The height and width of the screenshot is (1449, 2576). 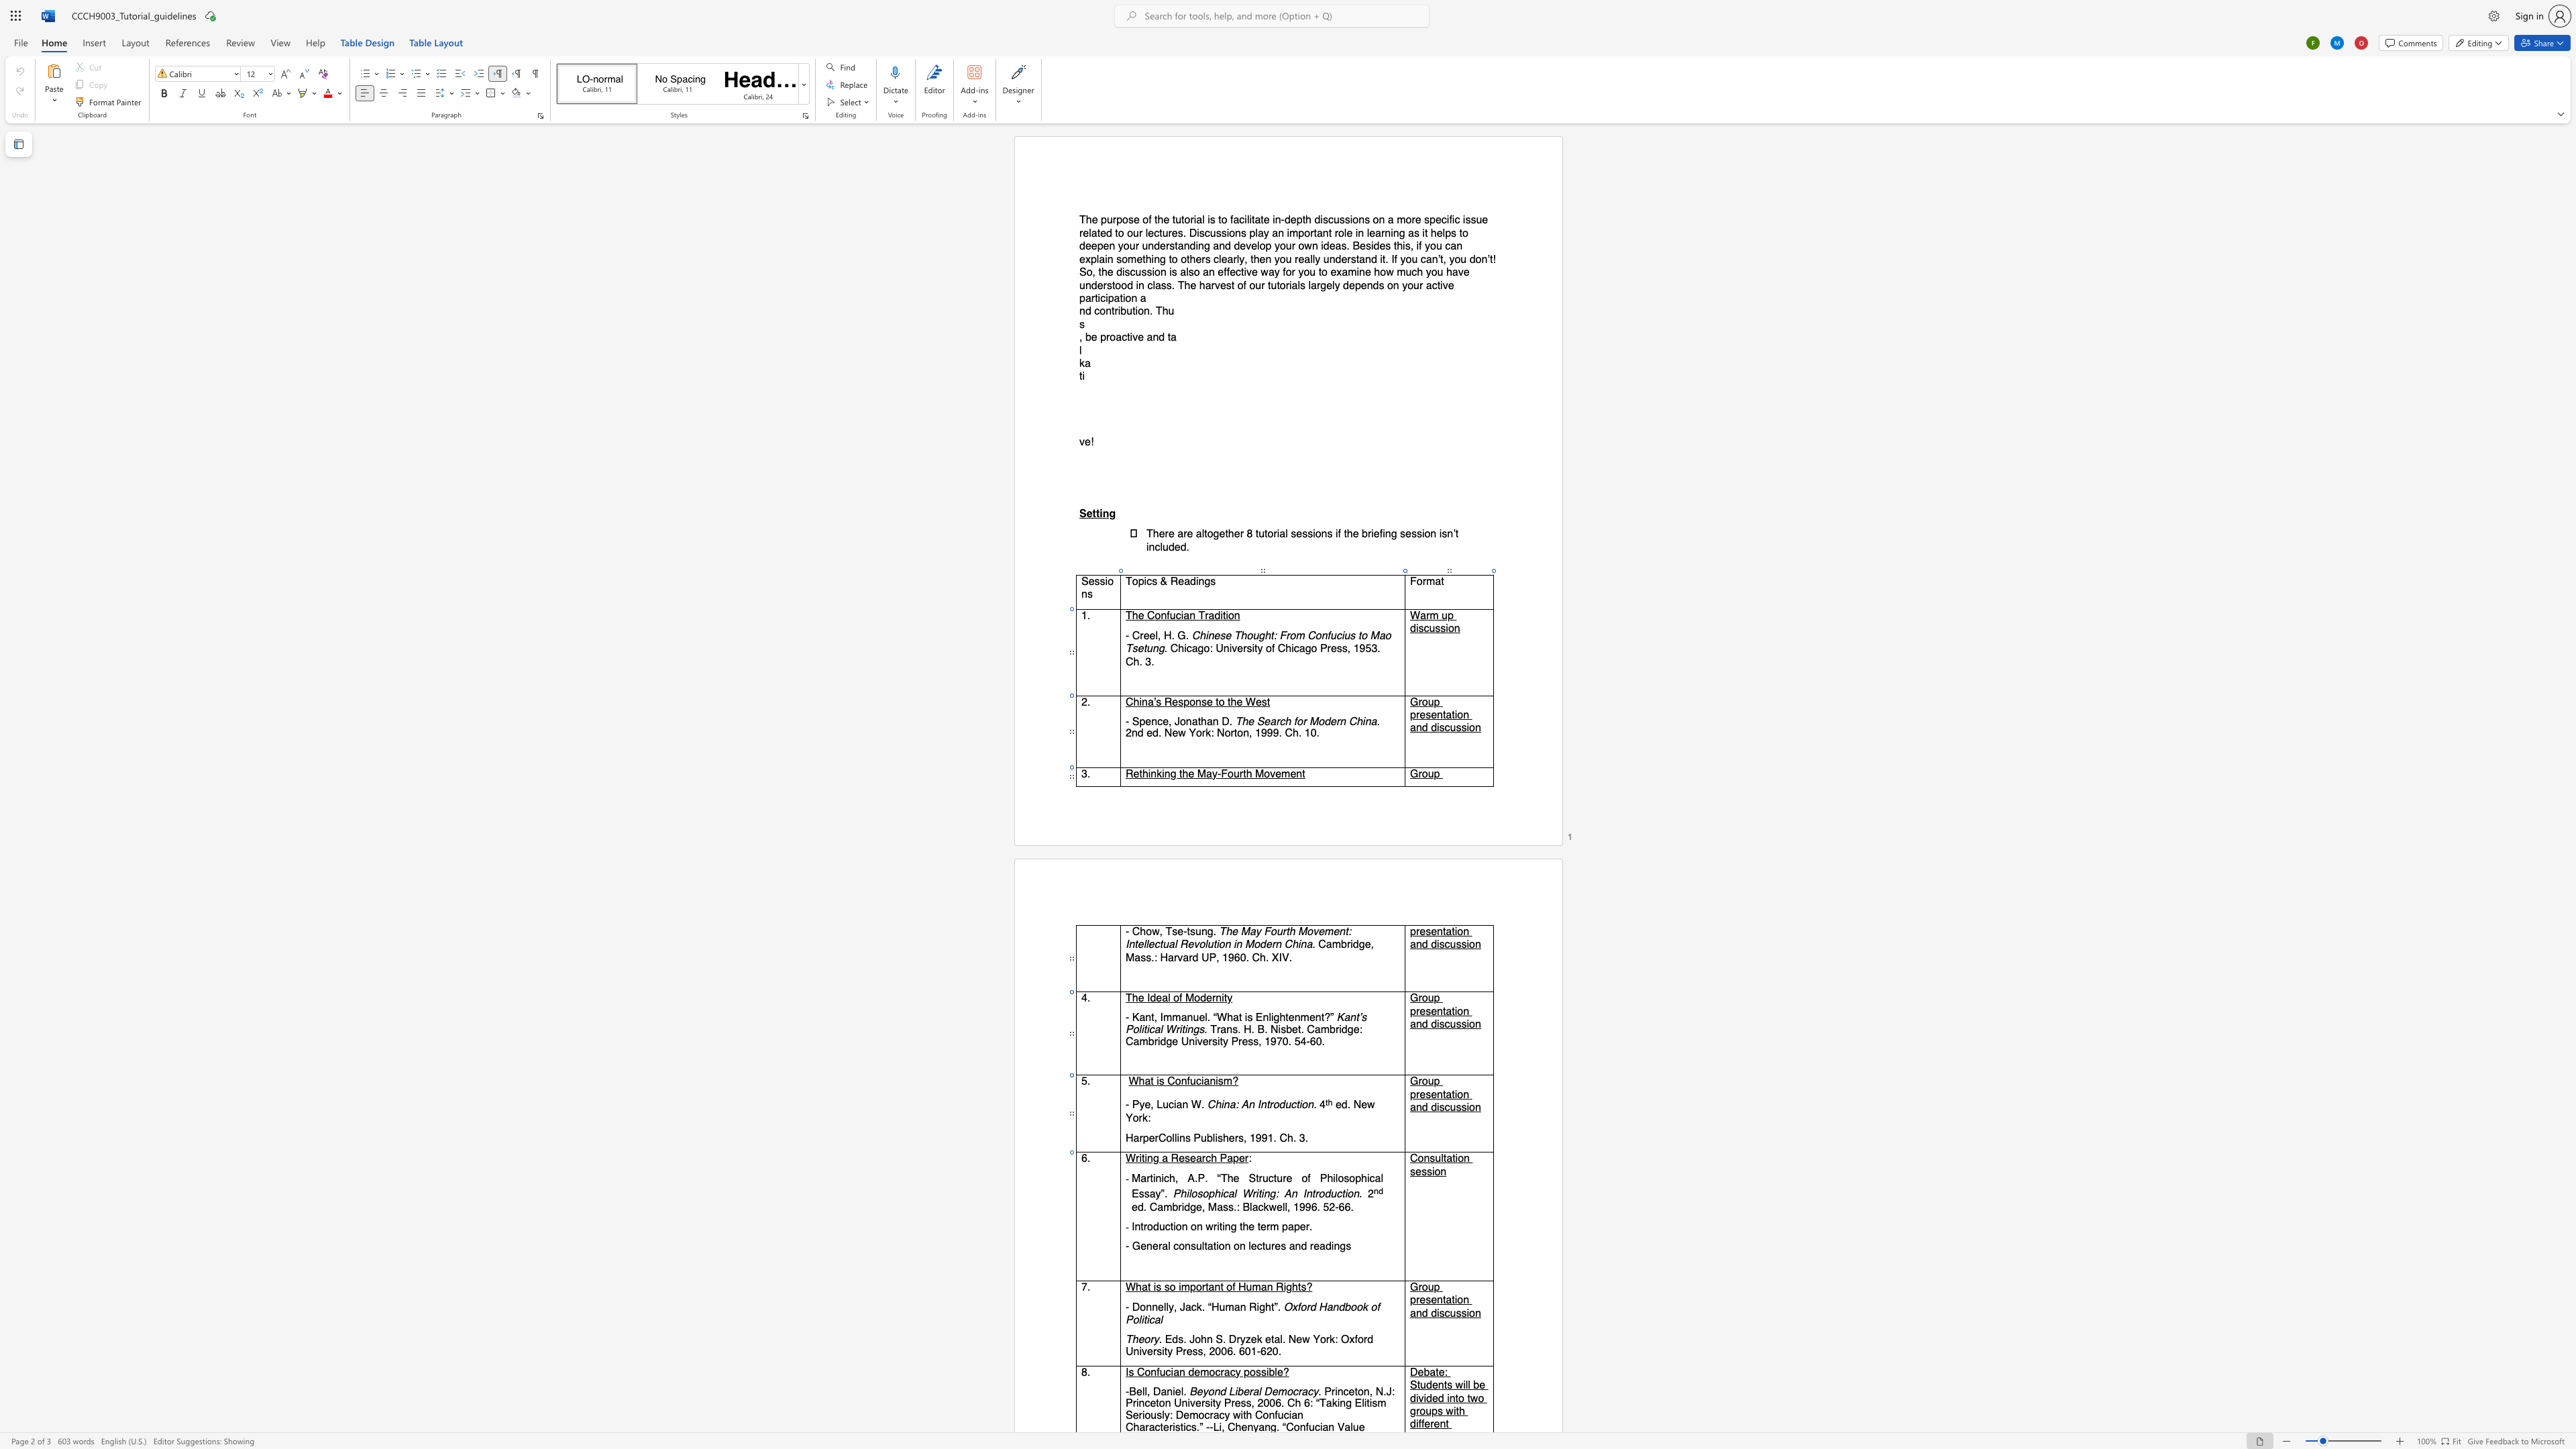 What do you see at coordinates (1192, 1158) in the screenshot?
I see `the 2th character "e" in the text` at bounding box center [1192, 1158].